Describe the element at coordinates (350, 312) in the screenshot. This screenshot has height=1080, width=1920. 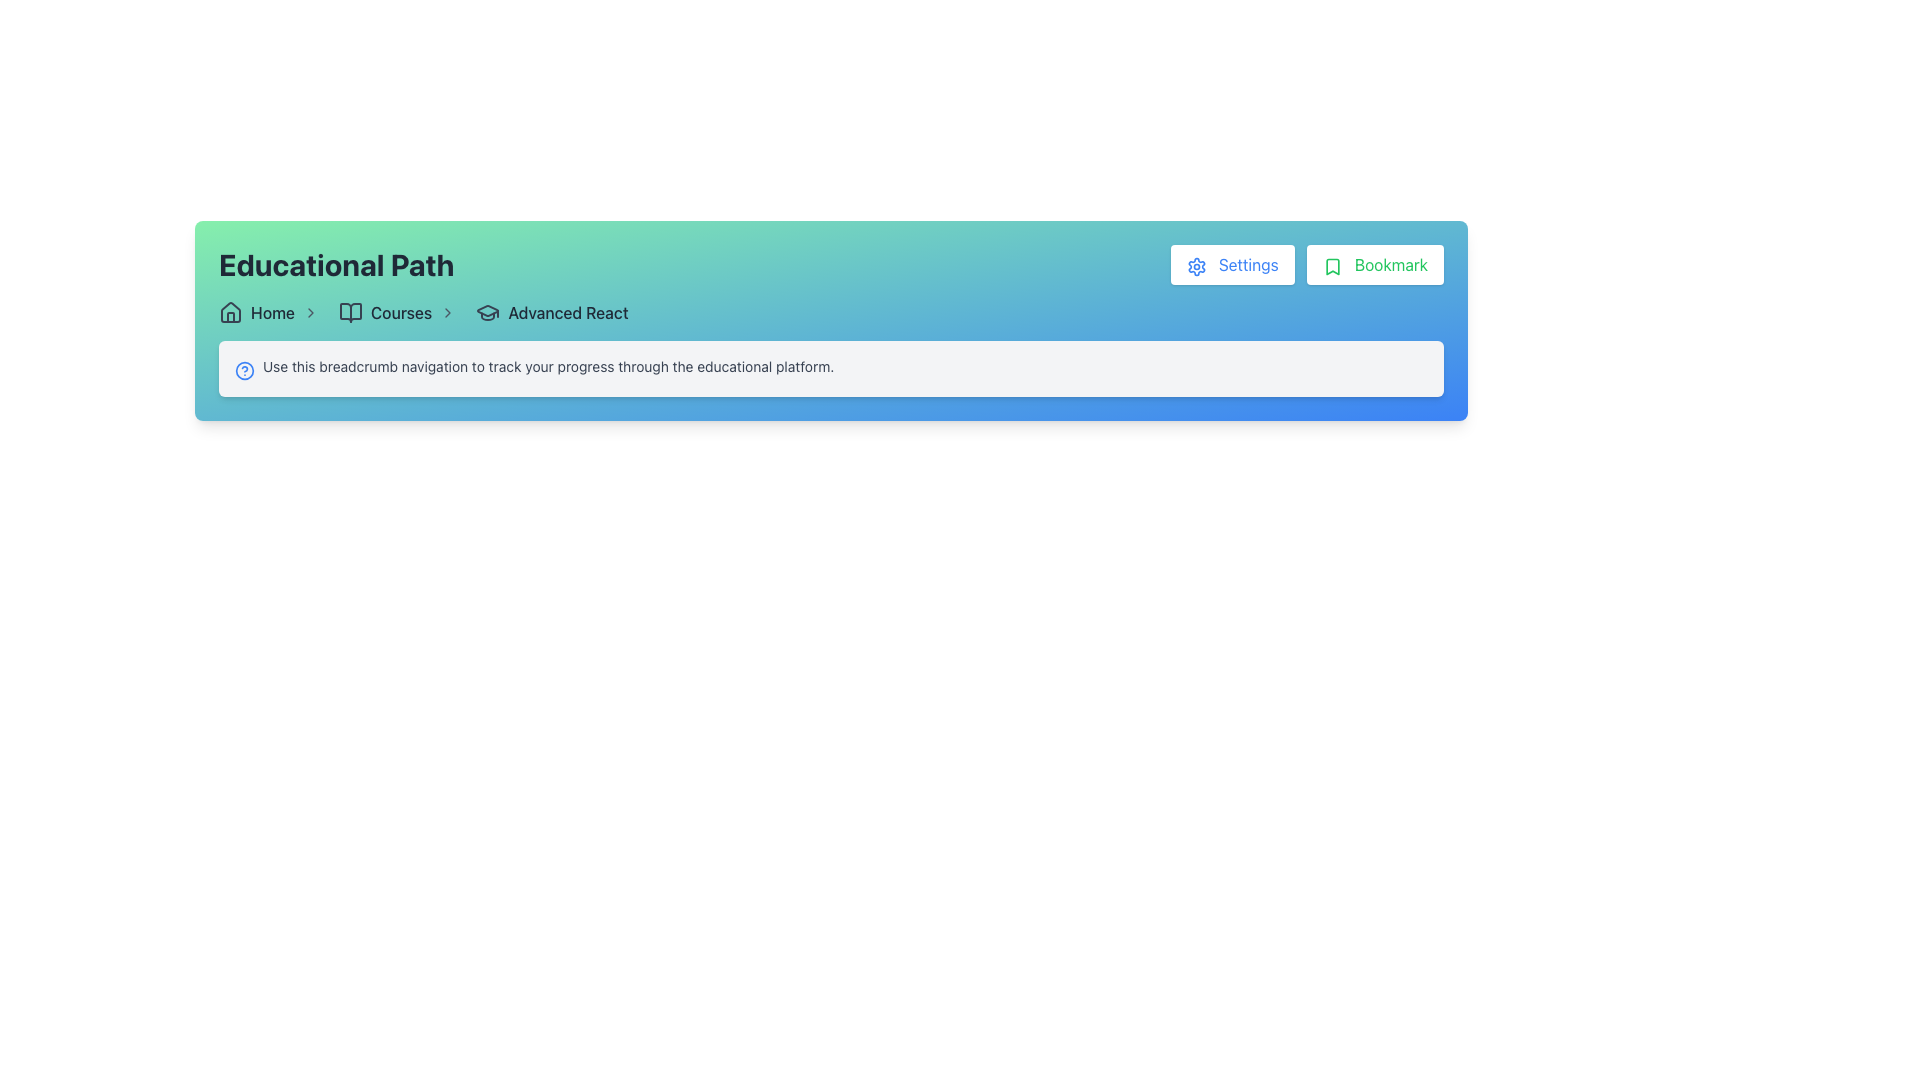
I see `the open book icon located in the breadcrumb navigation area, which is immediately before the text 'Courses'` at that location.